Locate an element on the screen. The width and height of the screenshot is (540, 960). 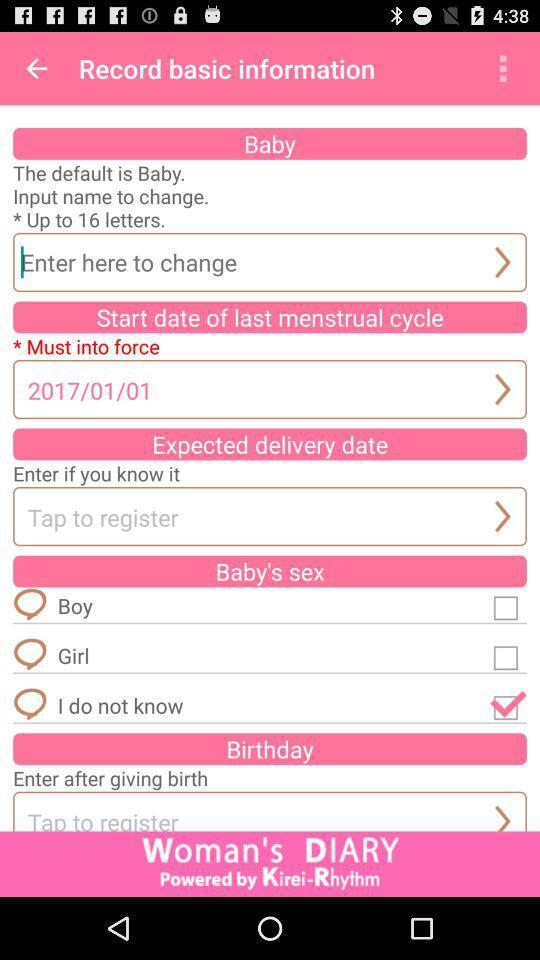
the name is located at coordinates (270, 261).